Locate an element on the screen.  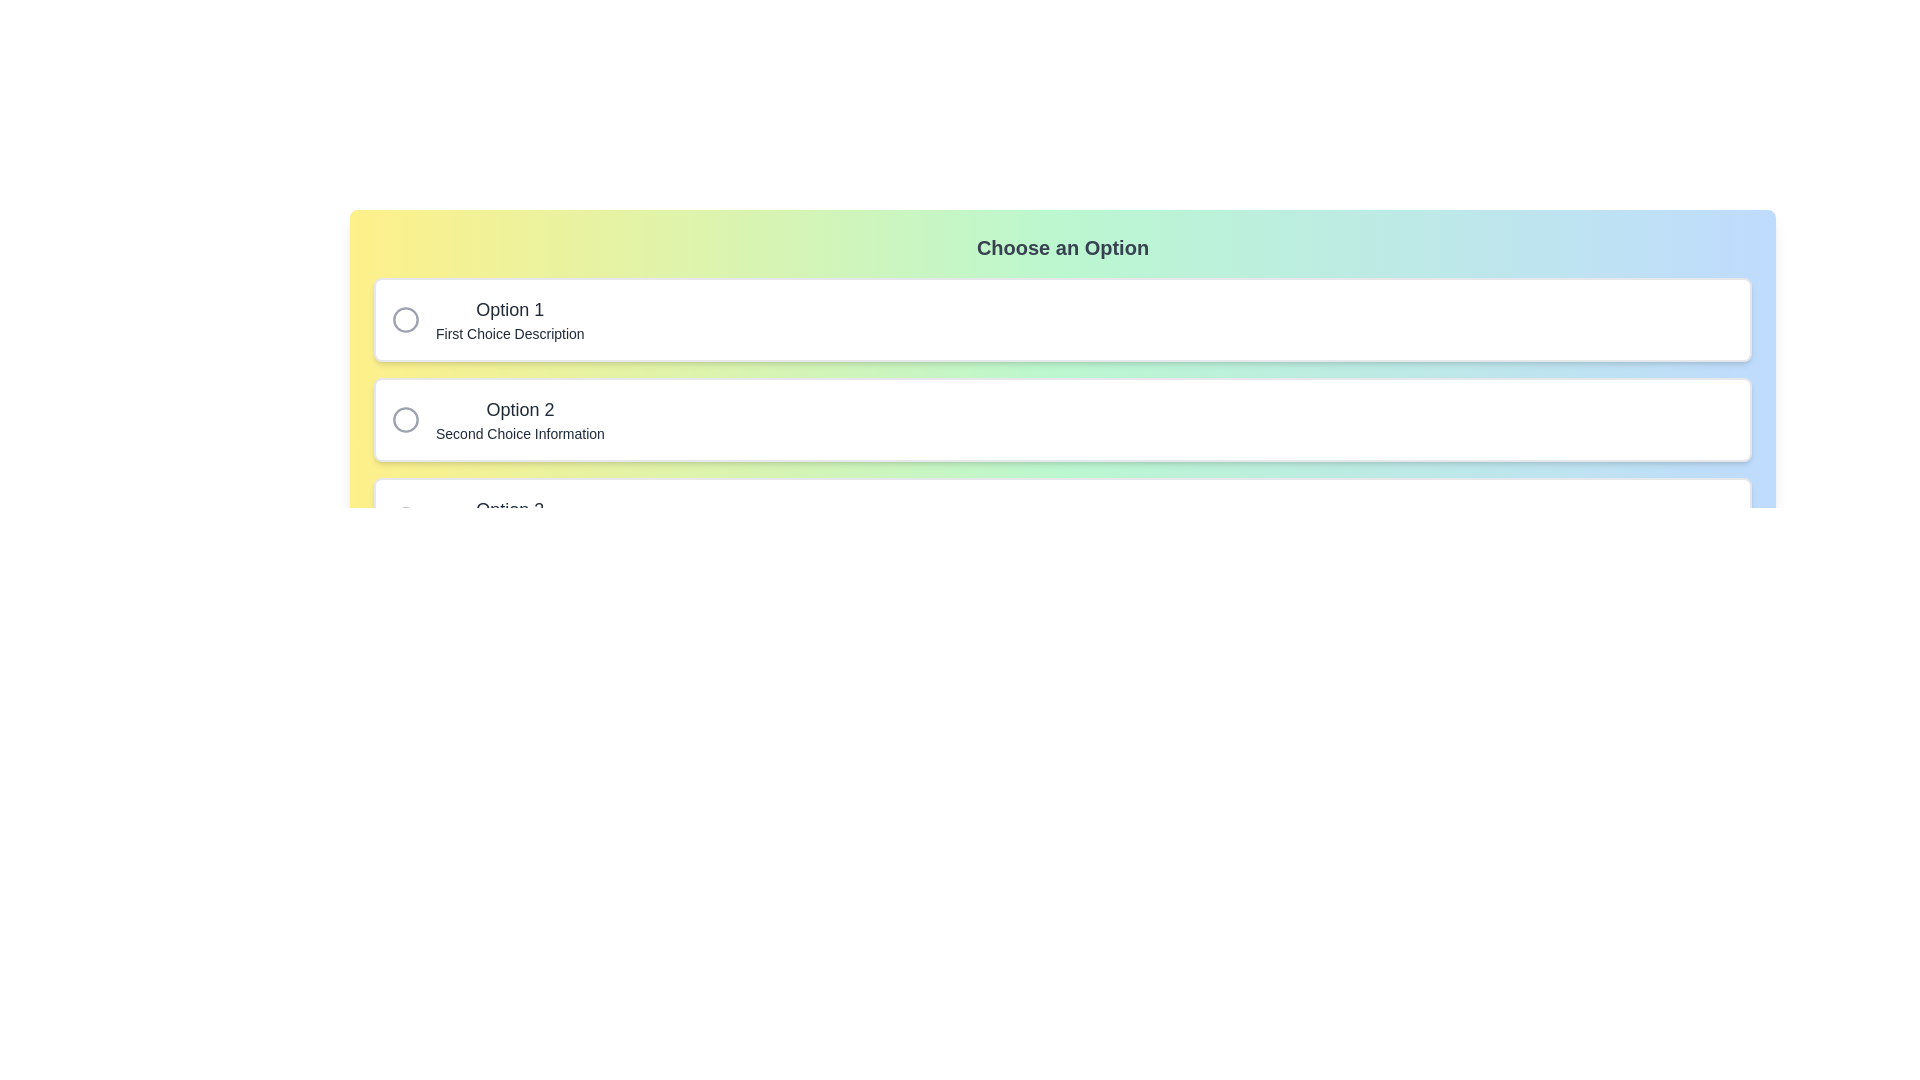
information displayed in the text block that describes the second selectable option in the list, positioned between 'Option 1: First Choice Description' and 'Option 3.' is located at coordinates (520, 419).